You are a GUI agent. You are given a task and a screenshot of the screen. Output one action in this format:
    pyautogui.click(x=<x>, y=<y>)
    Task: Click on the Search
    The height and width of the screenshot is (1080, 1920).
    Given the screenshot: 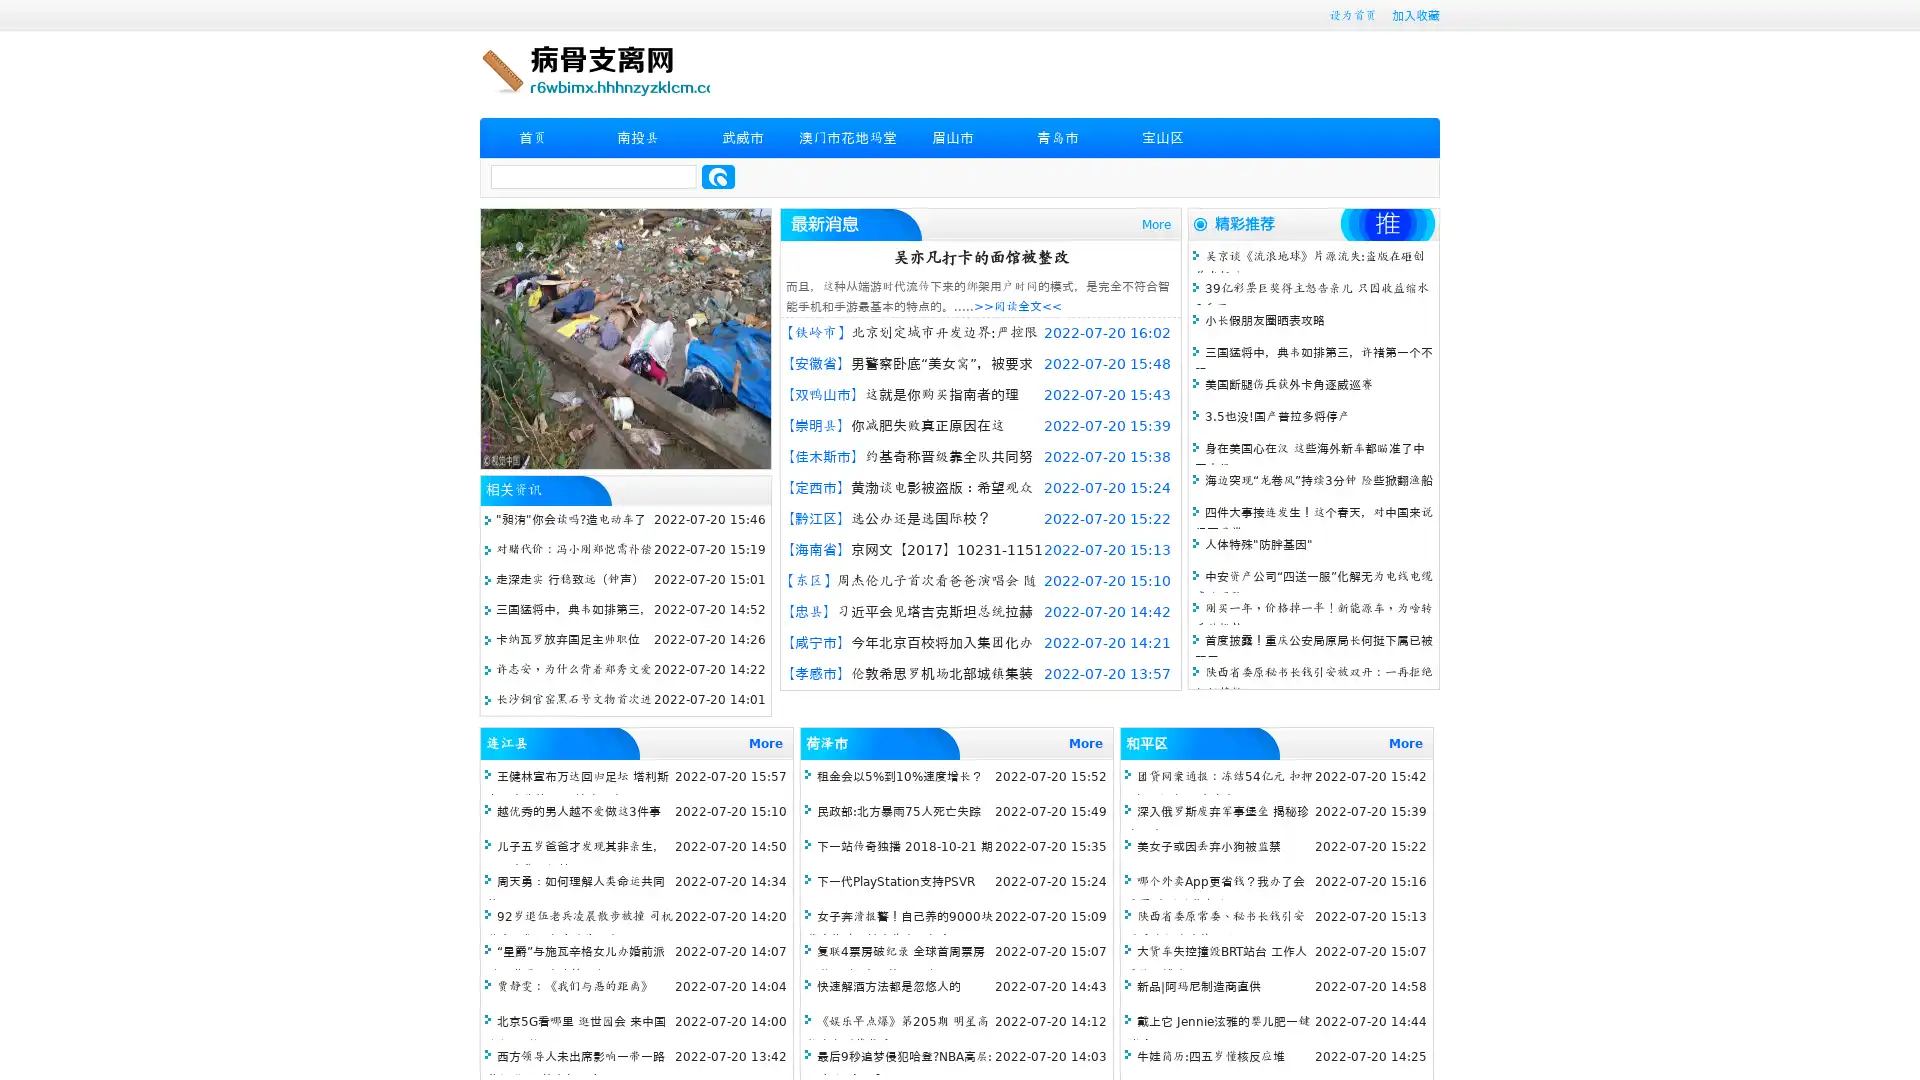 What is the action you would take?
    pyautogui.click(x=718, y=176)
    